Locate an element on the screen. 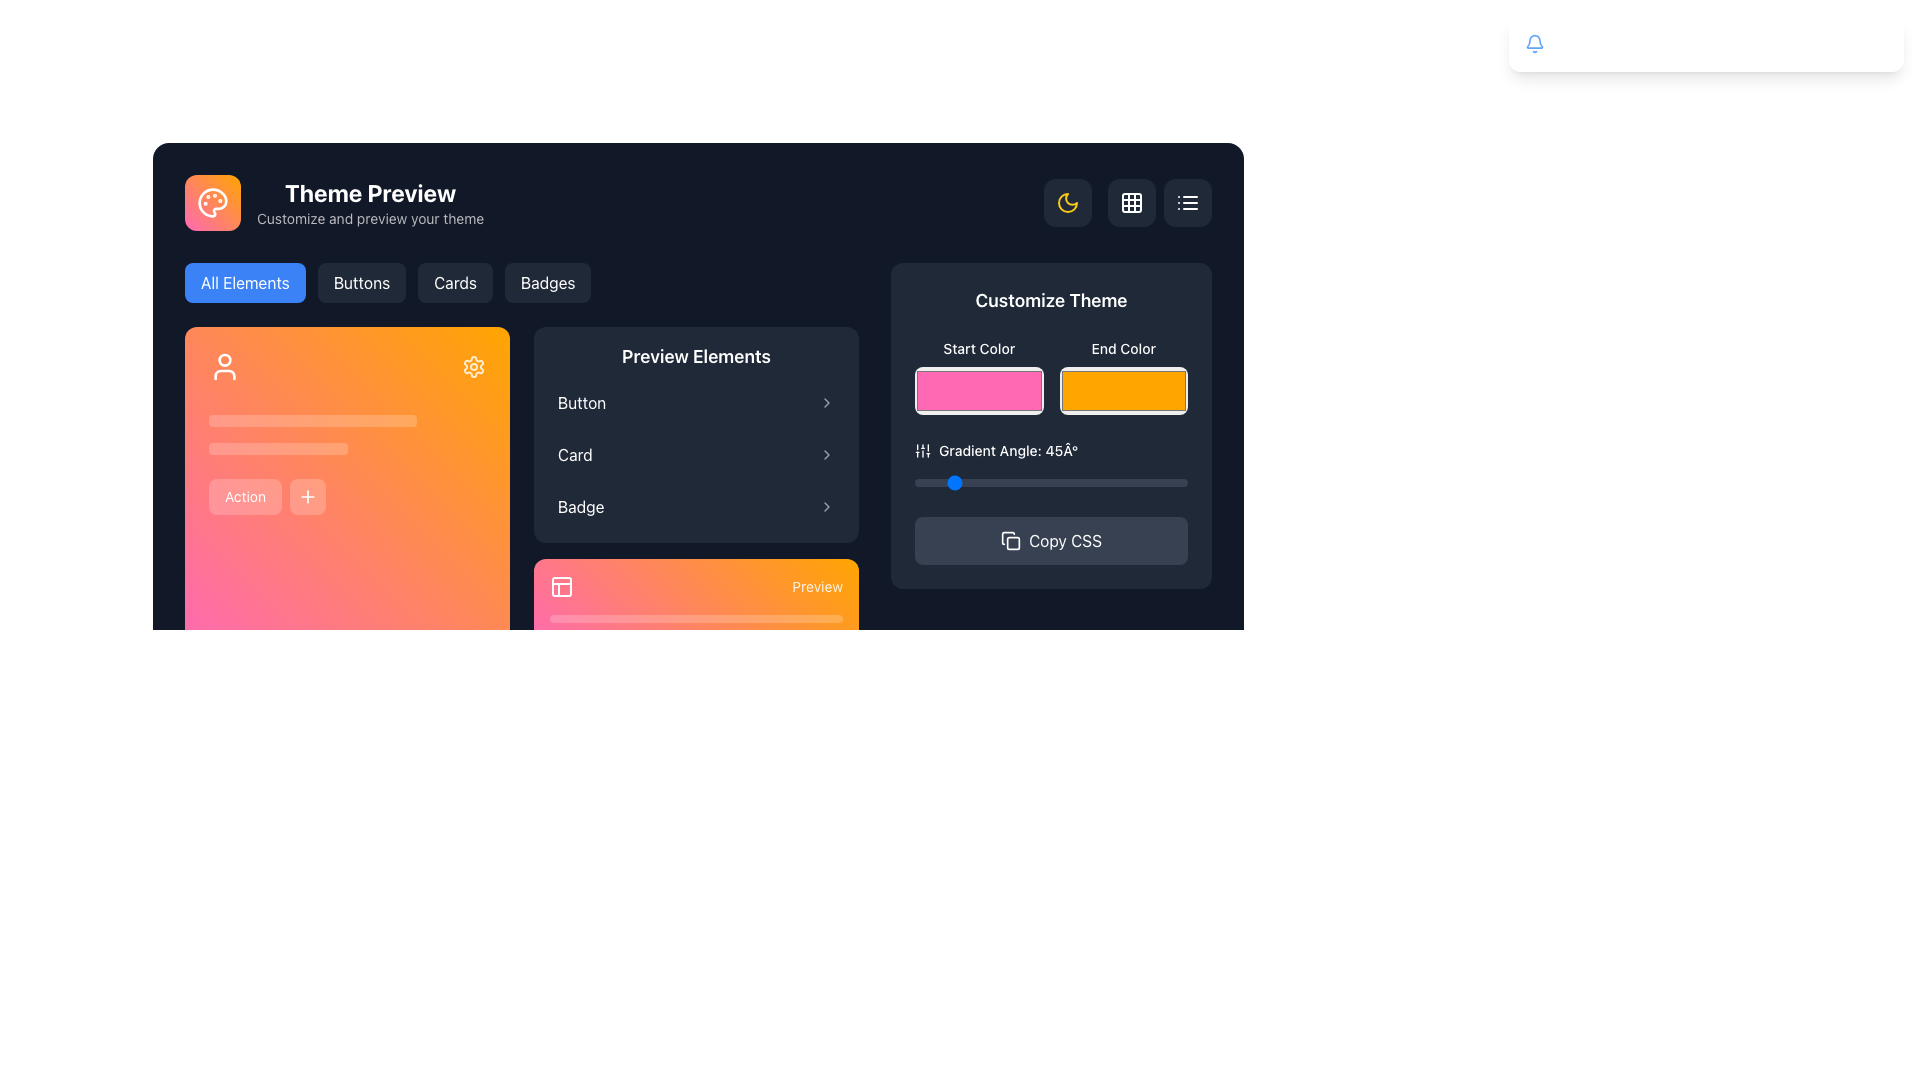 The height and width of the screenshot is (1080, 1920). the 'End Color' text label in the 'Customize Theme' section, which describes the color picker below it is located at coordinates (1123, 347).